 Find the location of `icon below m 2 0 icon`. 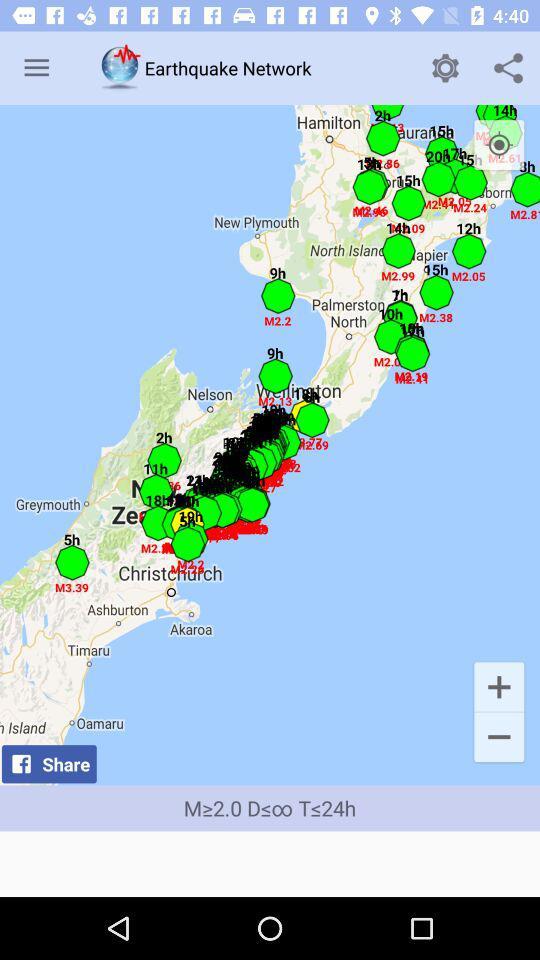

icon below m 2 0 icon is located at coordinates (270, 863).